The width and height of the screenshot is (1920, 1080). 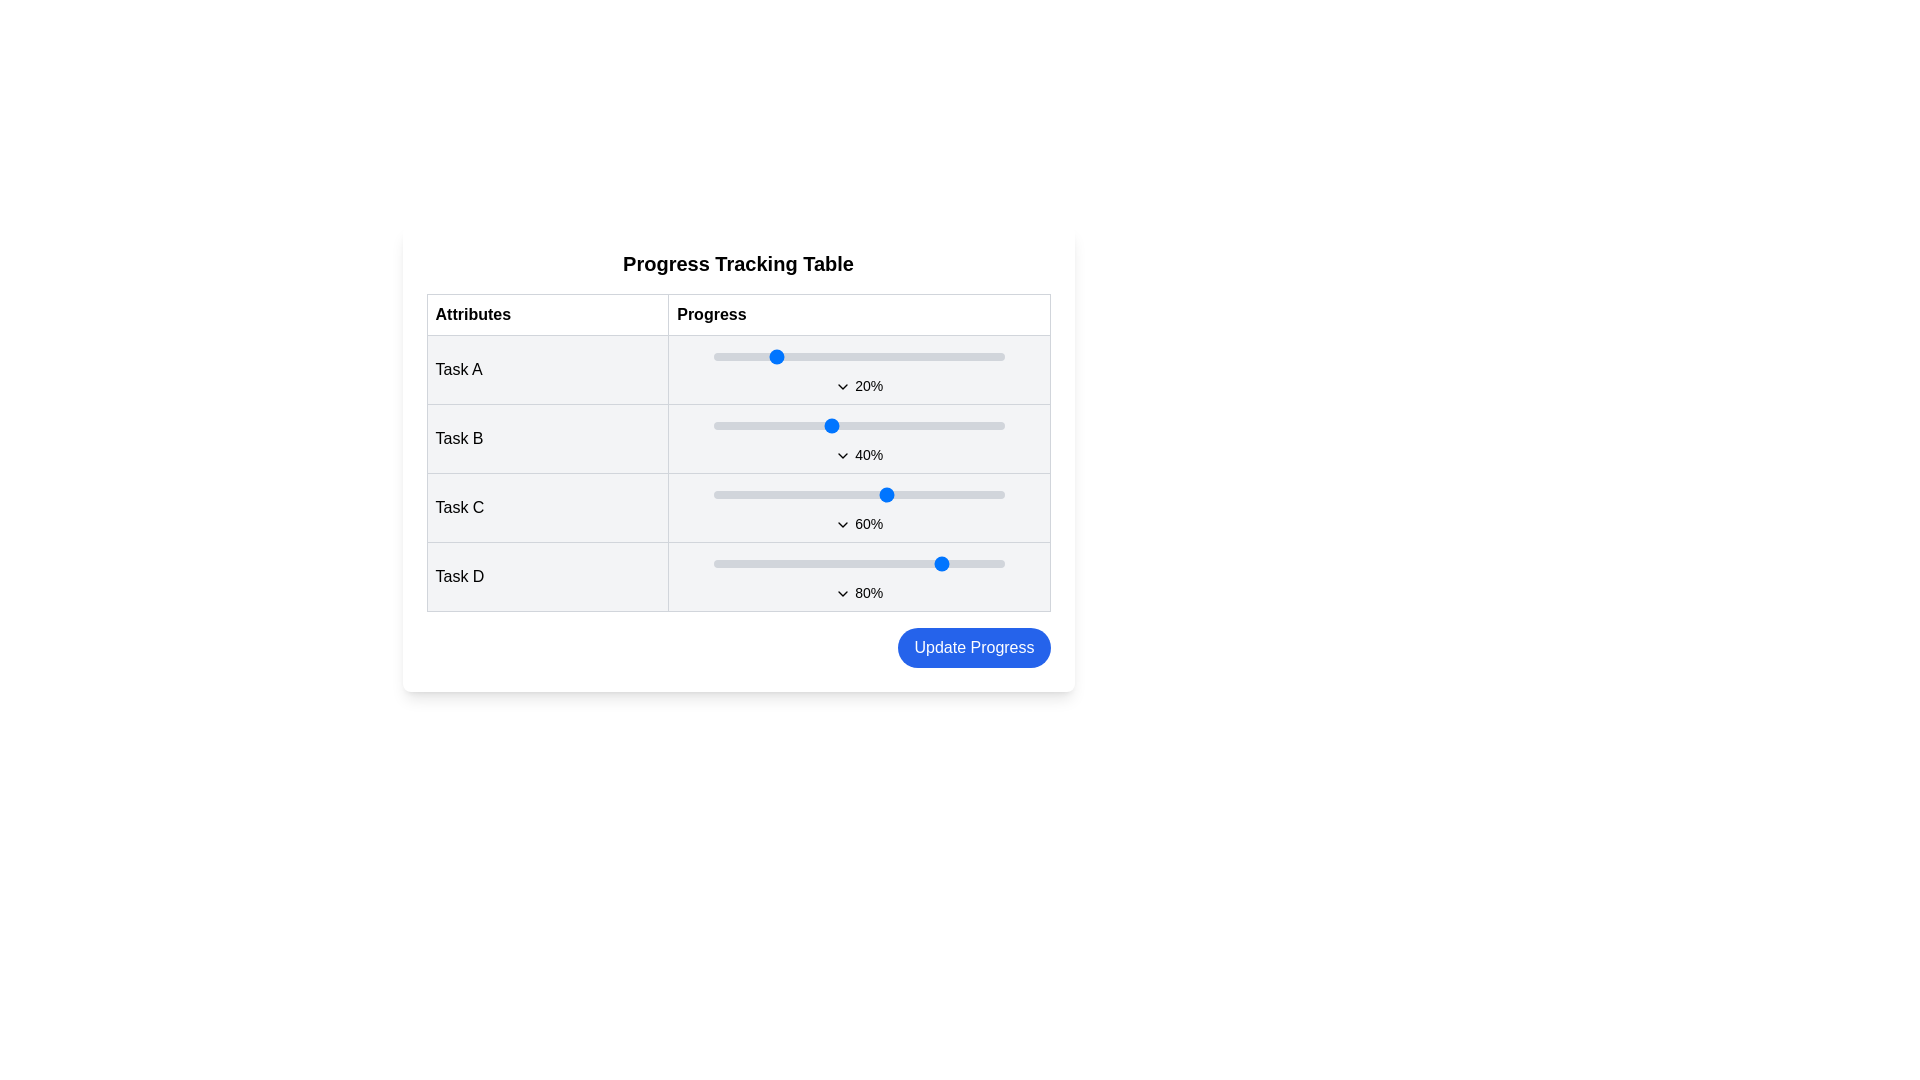 I want to click on the small triangular-shaped downward arrow icon located below the progress bar and percentage label ('20%') in the 'Task A' section of the 'Progress Tracking Table', so click(x=859, y=370).